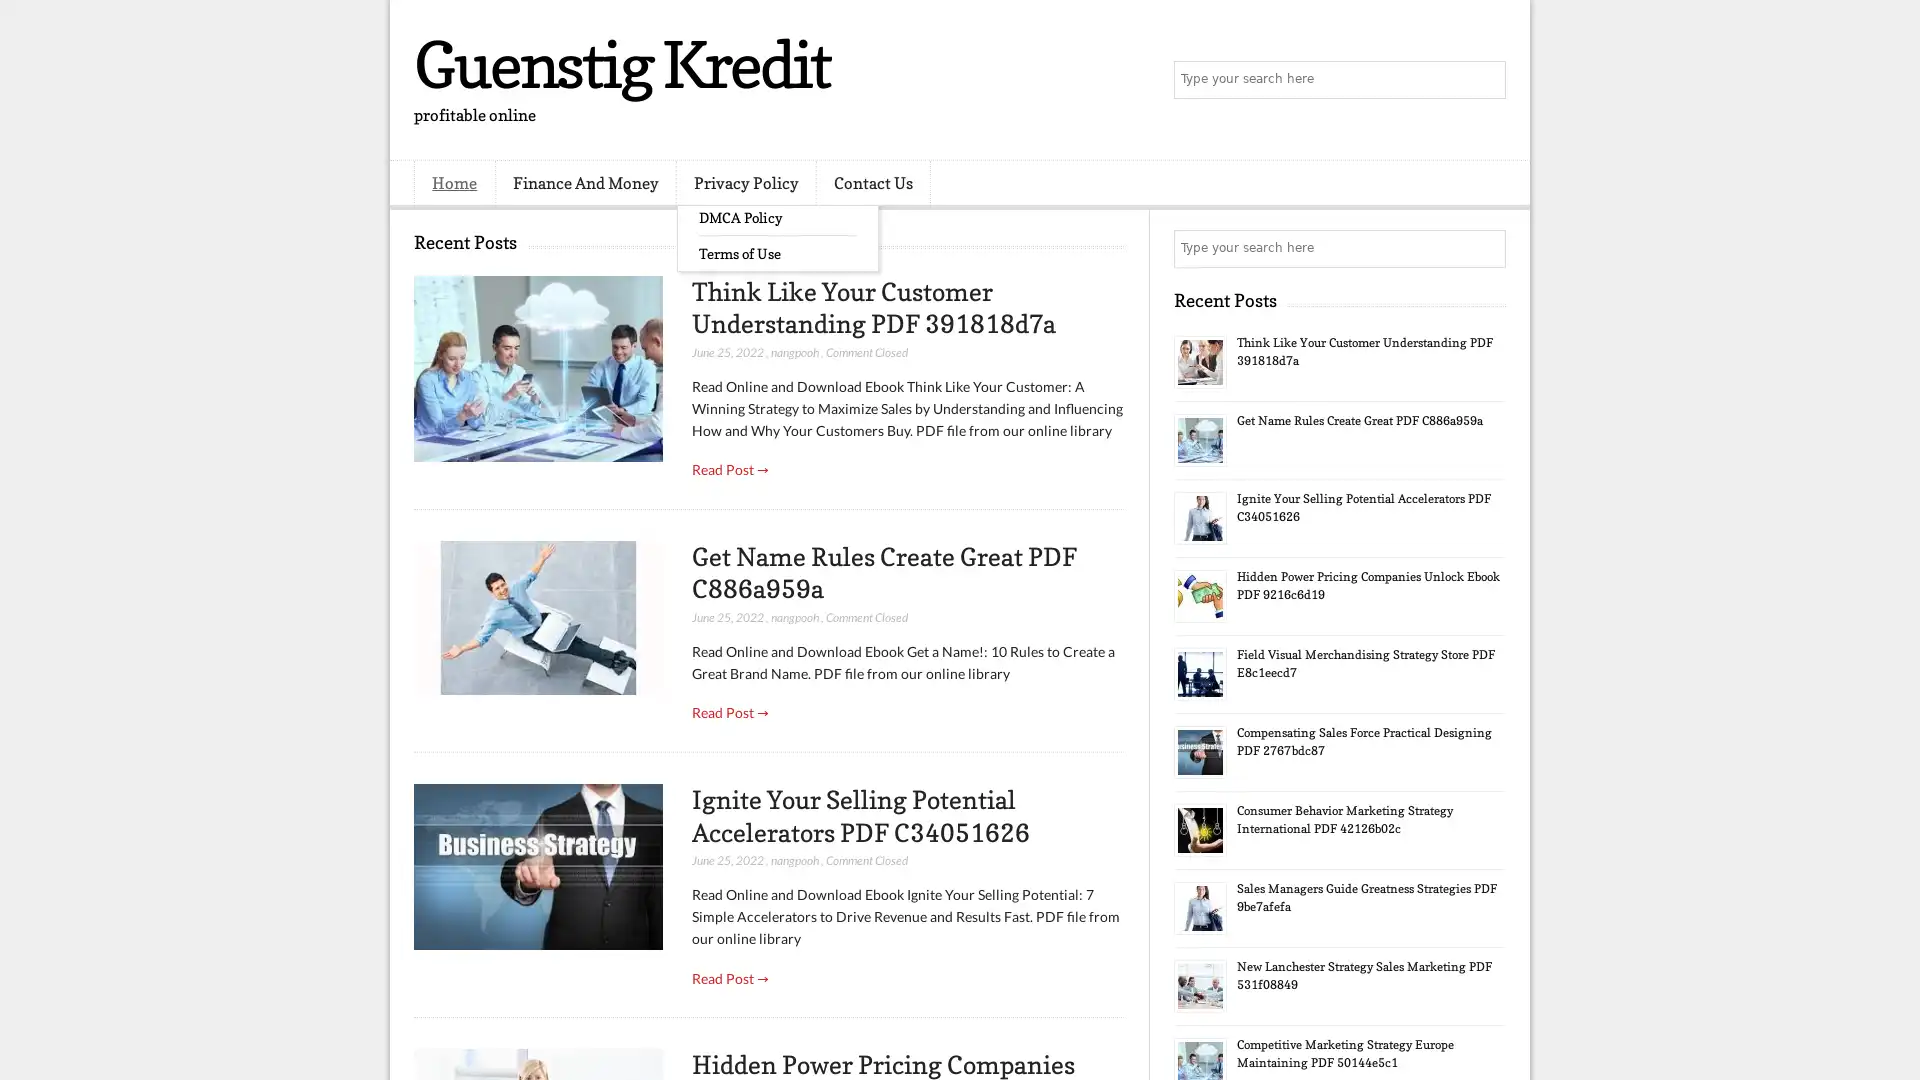 This screenshot has width=1920, height=1080. Describe the element at coordinates (1485, 80) in the screenshot. I see `Search` at that location.